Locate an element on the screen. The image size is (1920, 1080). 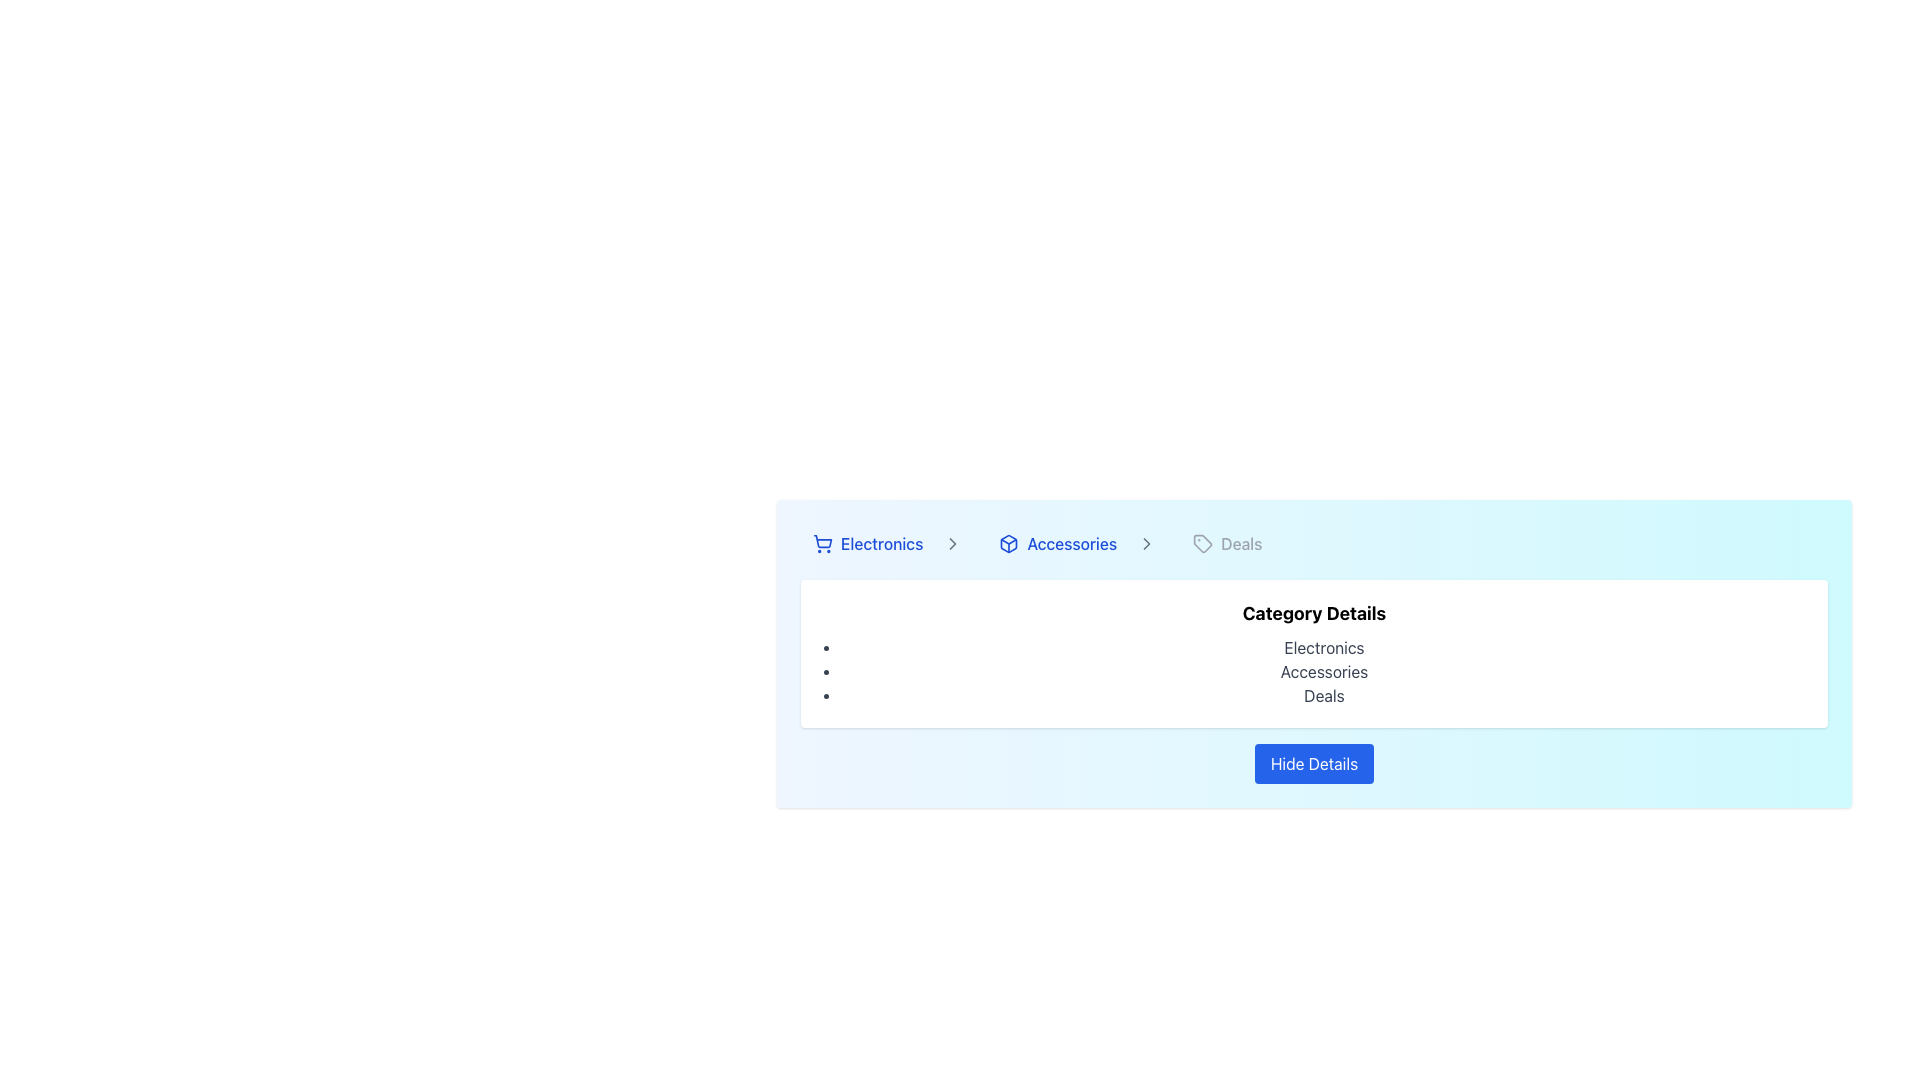
the Heading element which serves as the title for the subsequent content, positioned above the bullet-point list is located at coordinates (1314, 612).